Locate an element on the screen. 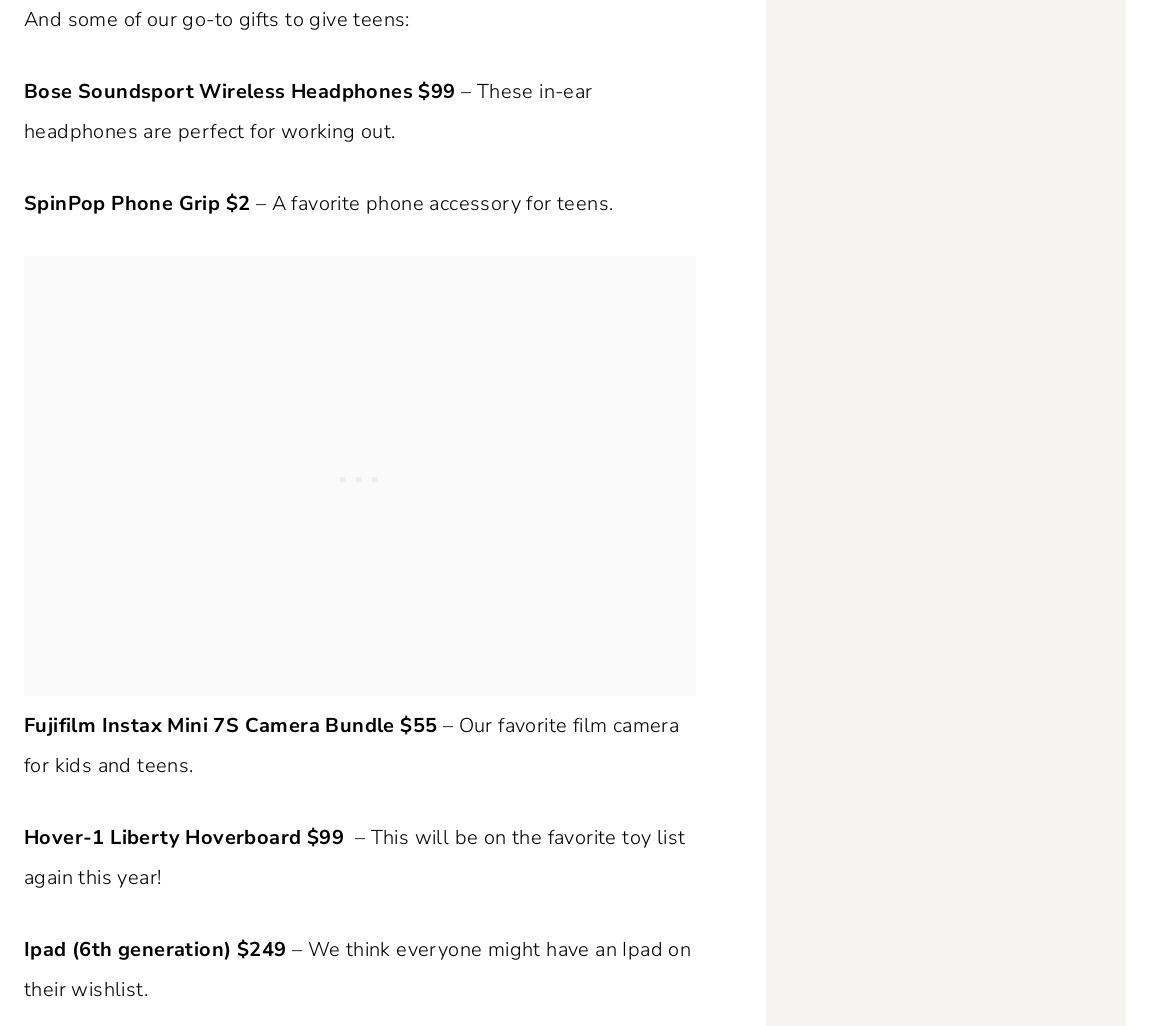  '– Our favorite film camera for kids and teens.' is located at coordinates (351, 745).